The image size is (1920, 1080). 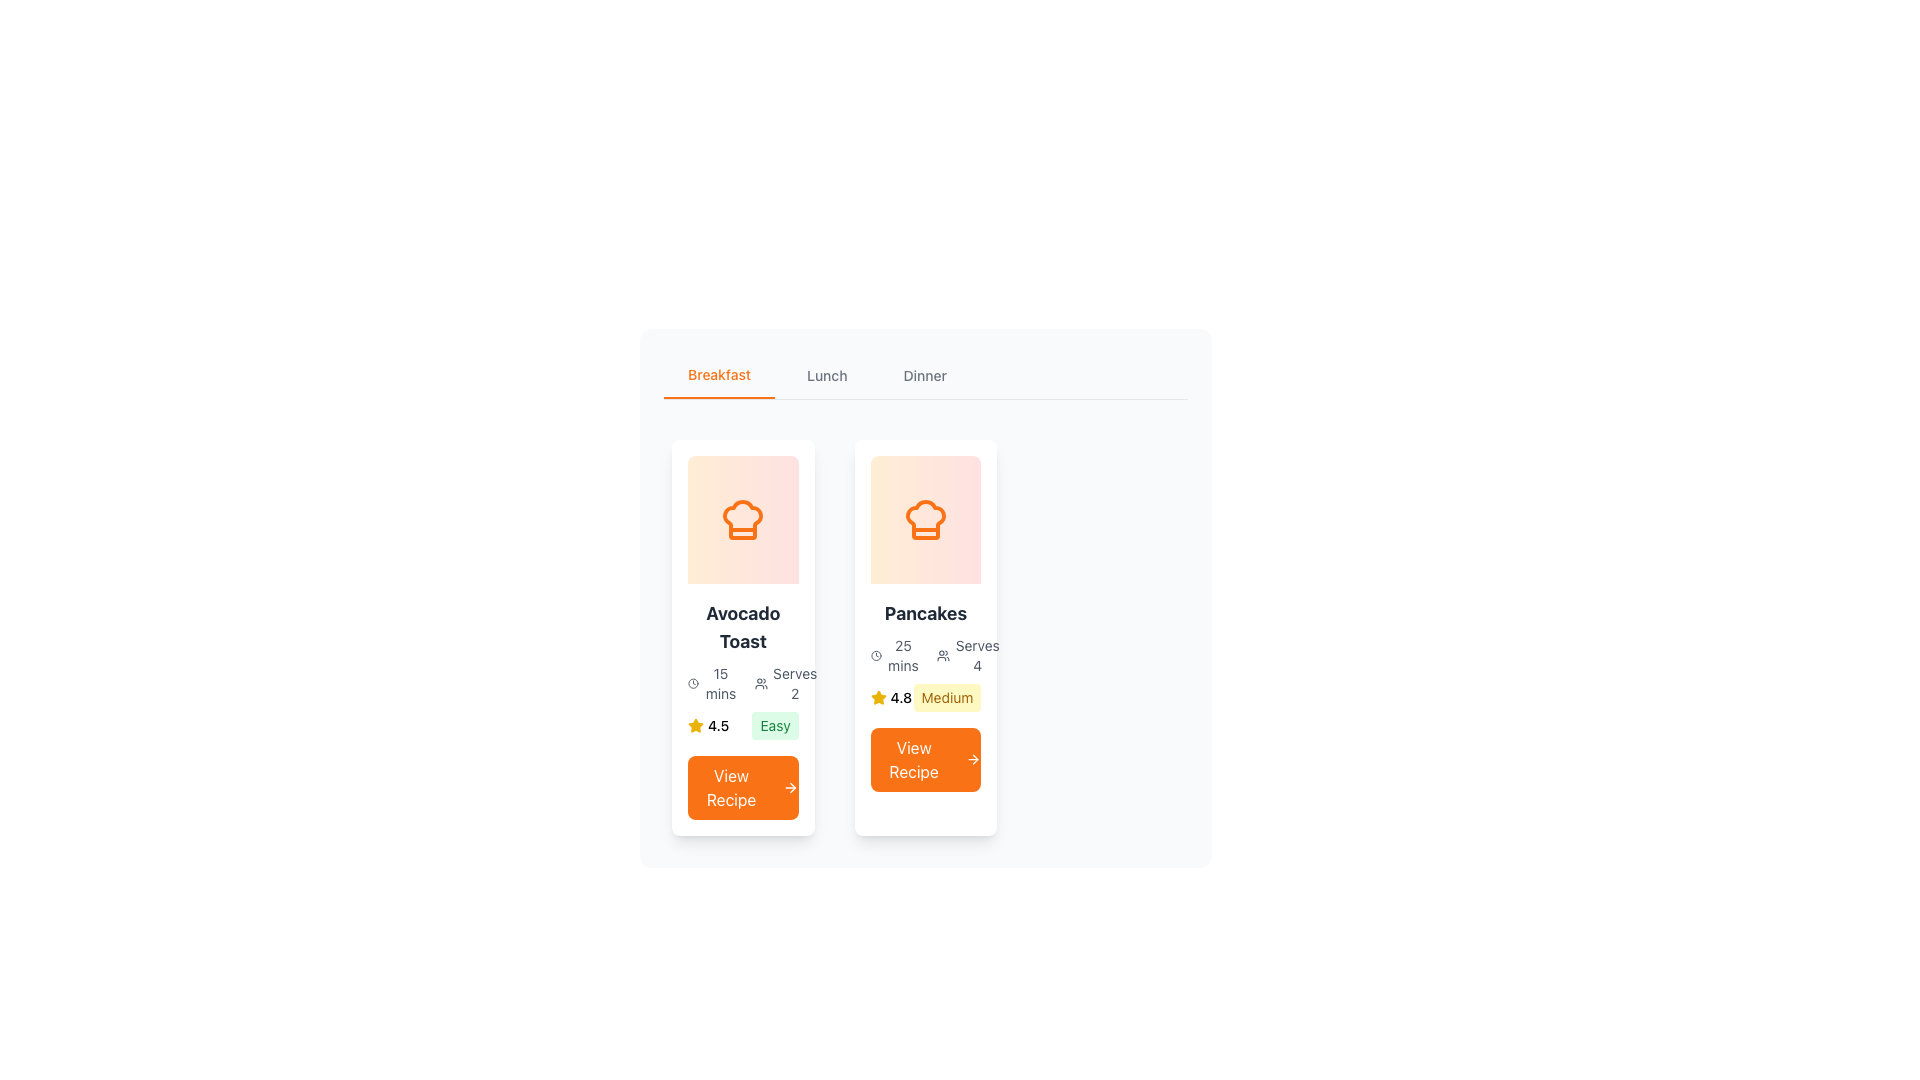 What do you see at coordinates (718, 725) in the screenshot?
I see `the text label representing the rating score for the 'Avocado Toast' recipe, located immediately to the right of the yellow star icon within the rating display cluster in the left card` at bounding box center [718, 725].